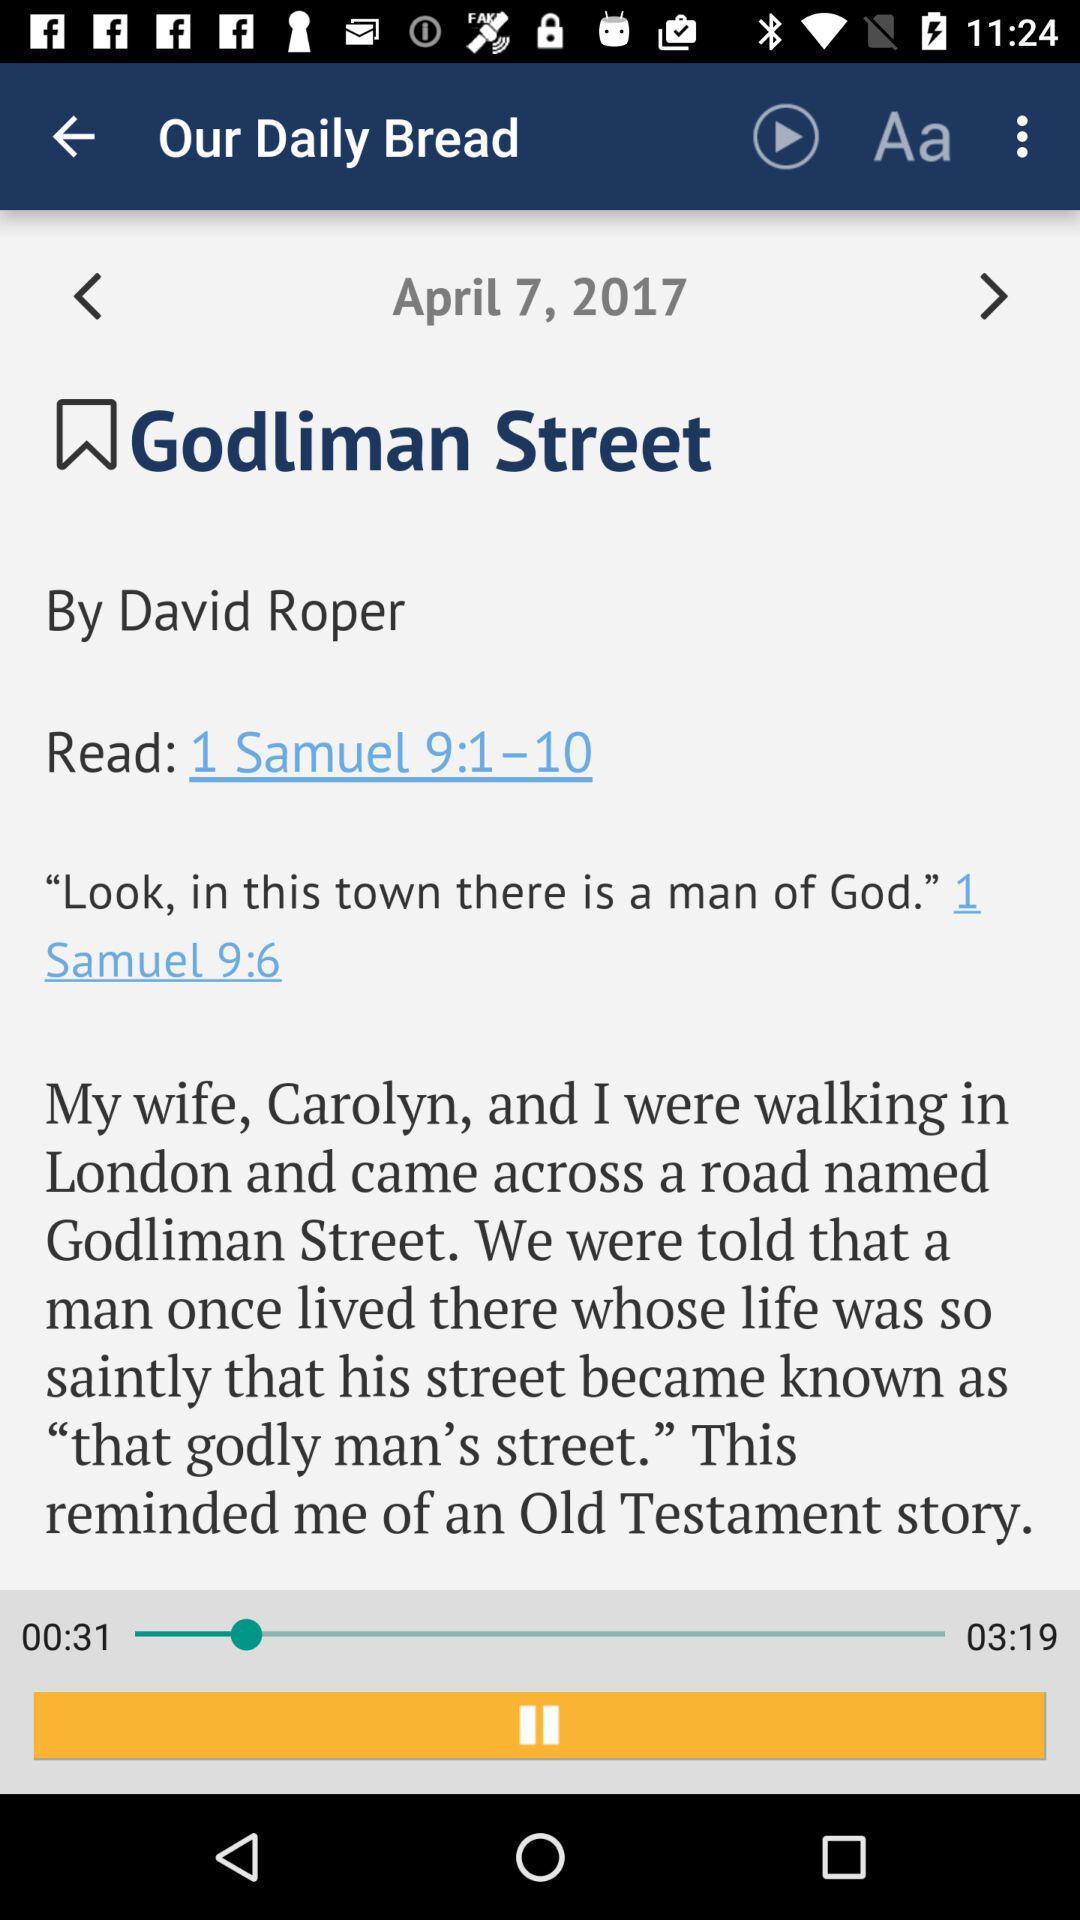  Describe the element at coordinates (785, 135) in the screenshot. I see `the app next to the our daily bread` at that location.